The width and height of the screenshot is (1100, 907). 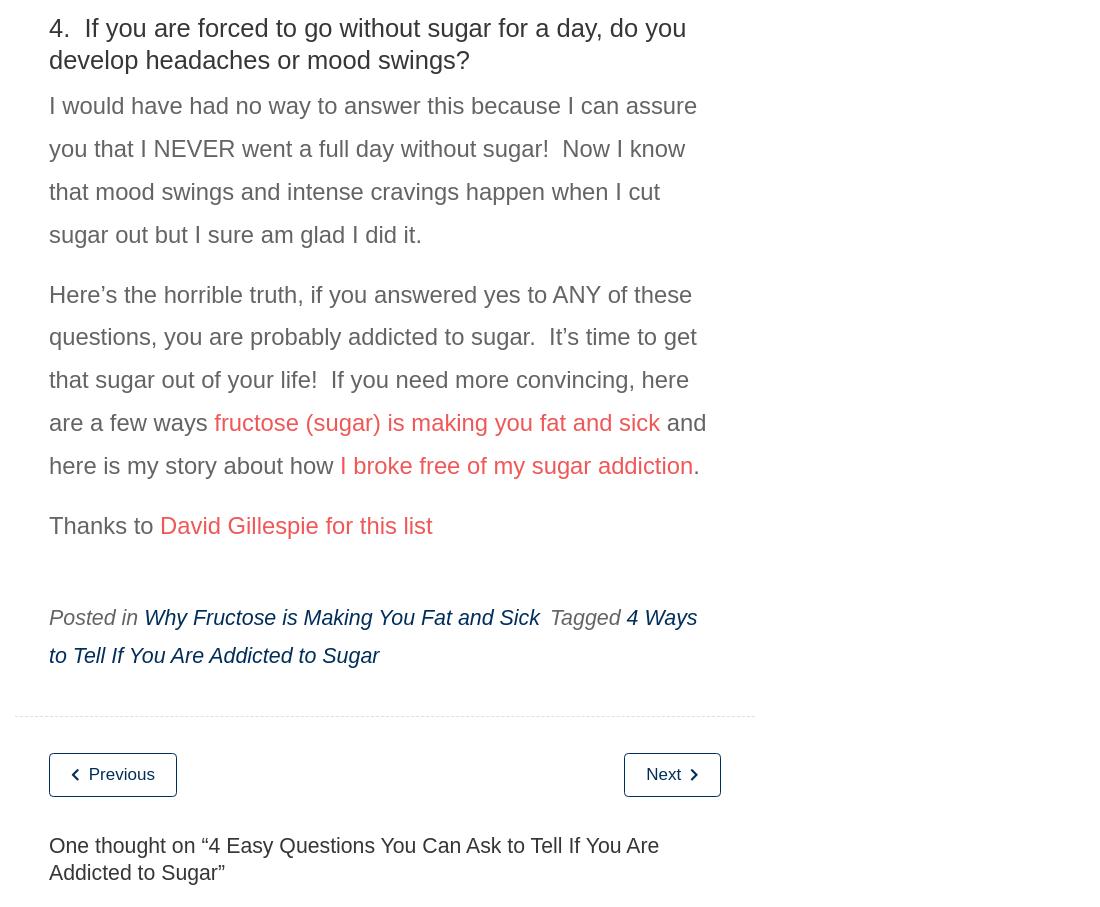 I want to click on 'fructose (sugar) is making you fat and sick', so click(x=436, y=421).